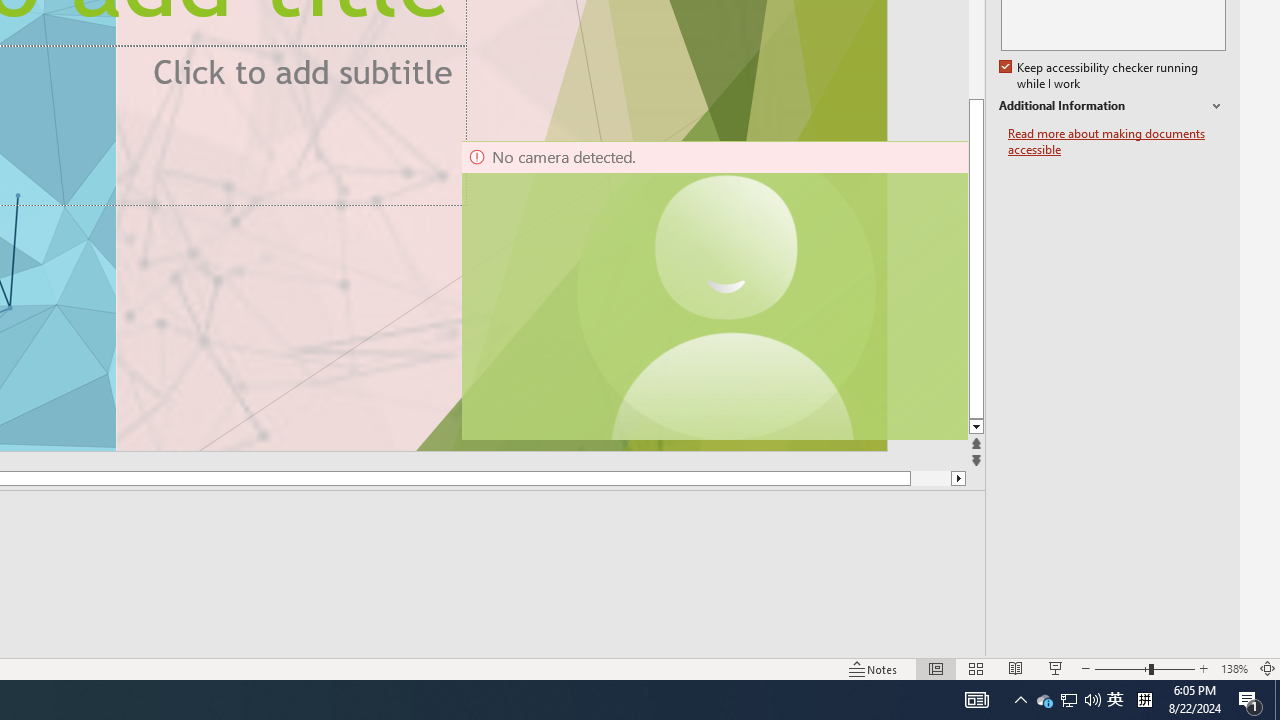  I want to click on 'Slide Sorter', so click(976, 669).